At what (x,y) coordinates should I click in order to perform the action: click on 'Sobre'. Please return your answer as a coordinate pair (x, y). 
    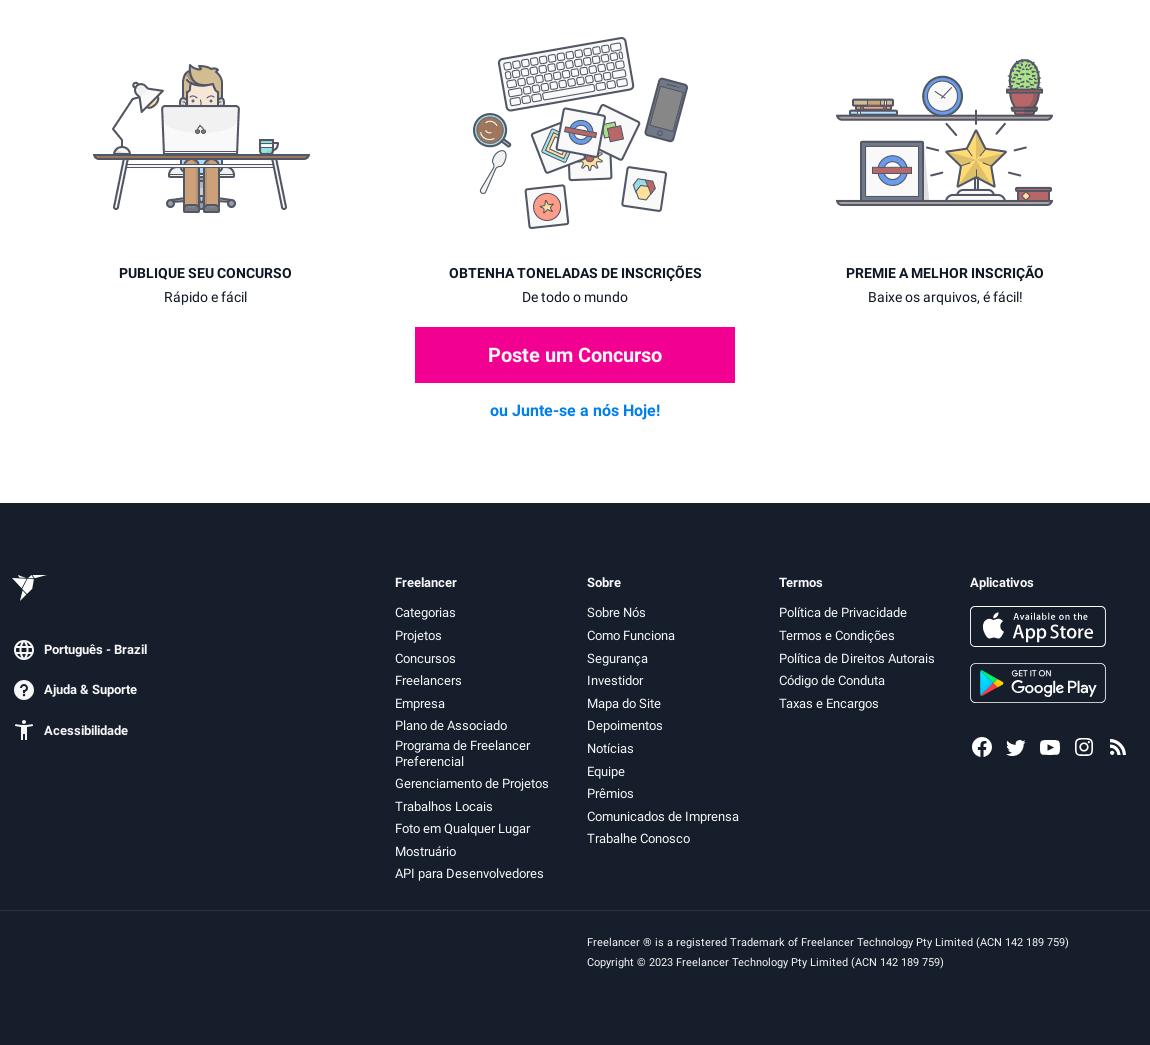
    Looking at the image, I should click on (601, 580).